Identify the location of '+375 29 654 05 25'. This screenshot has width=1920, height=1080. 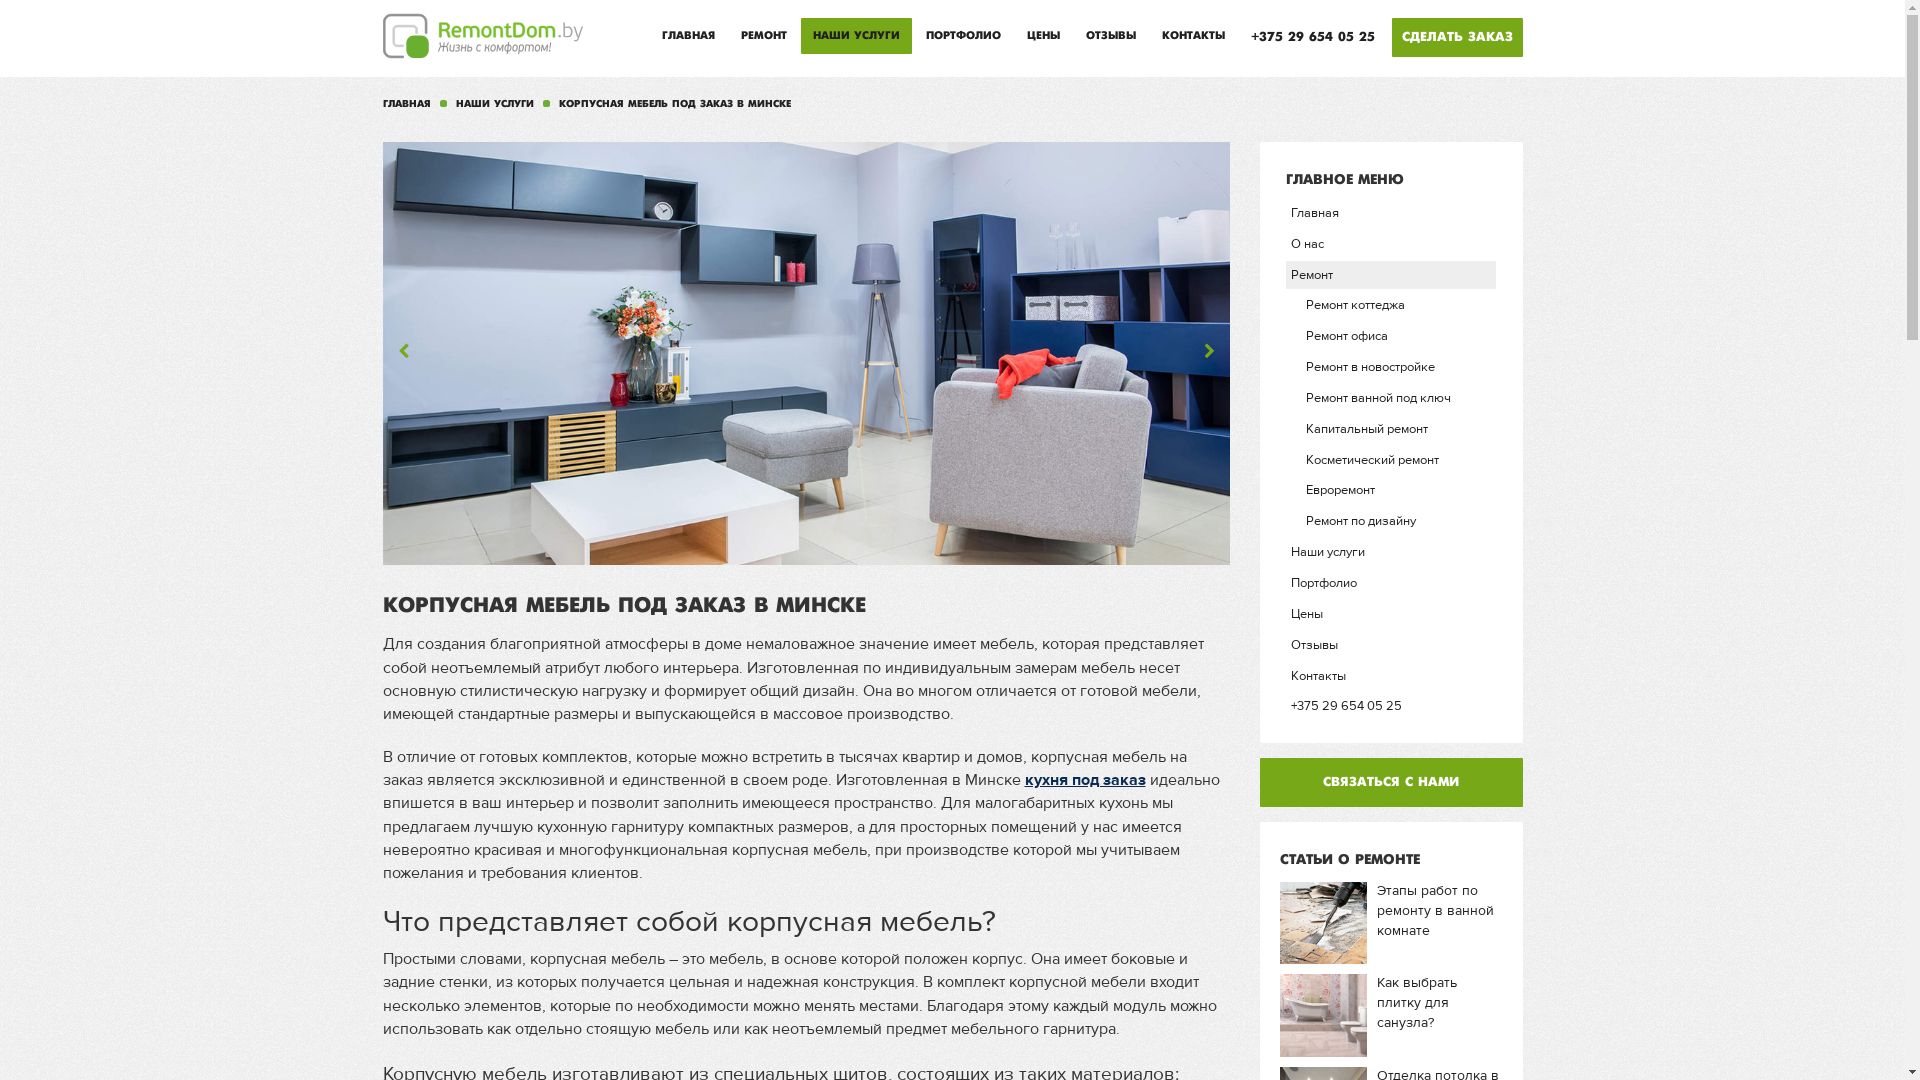
(1390, 705).